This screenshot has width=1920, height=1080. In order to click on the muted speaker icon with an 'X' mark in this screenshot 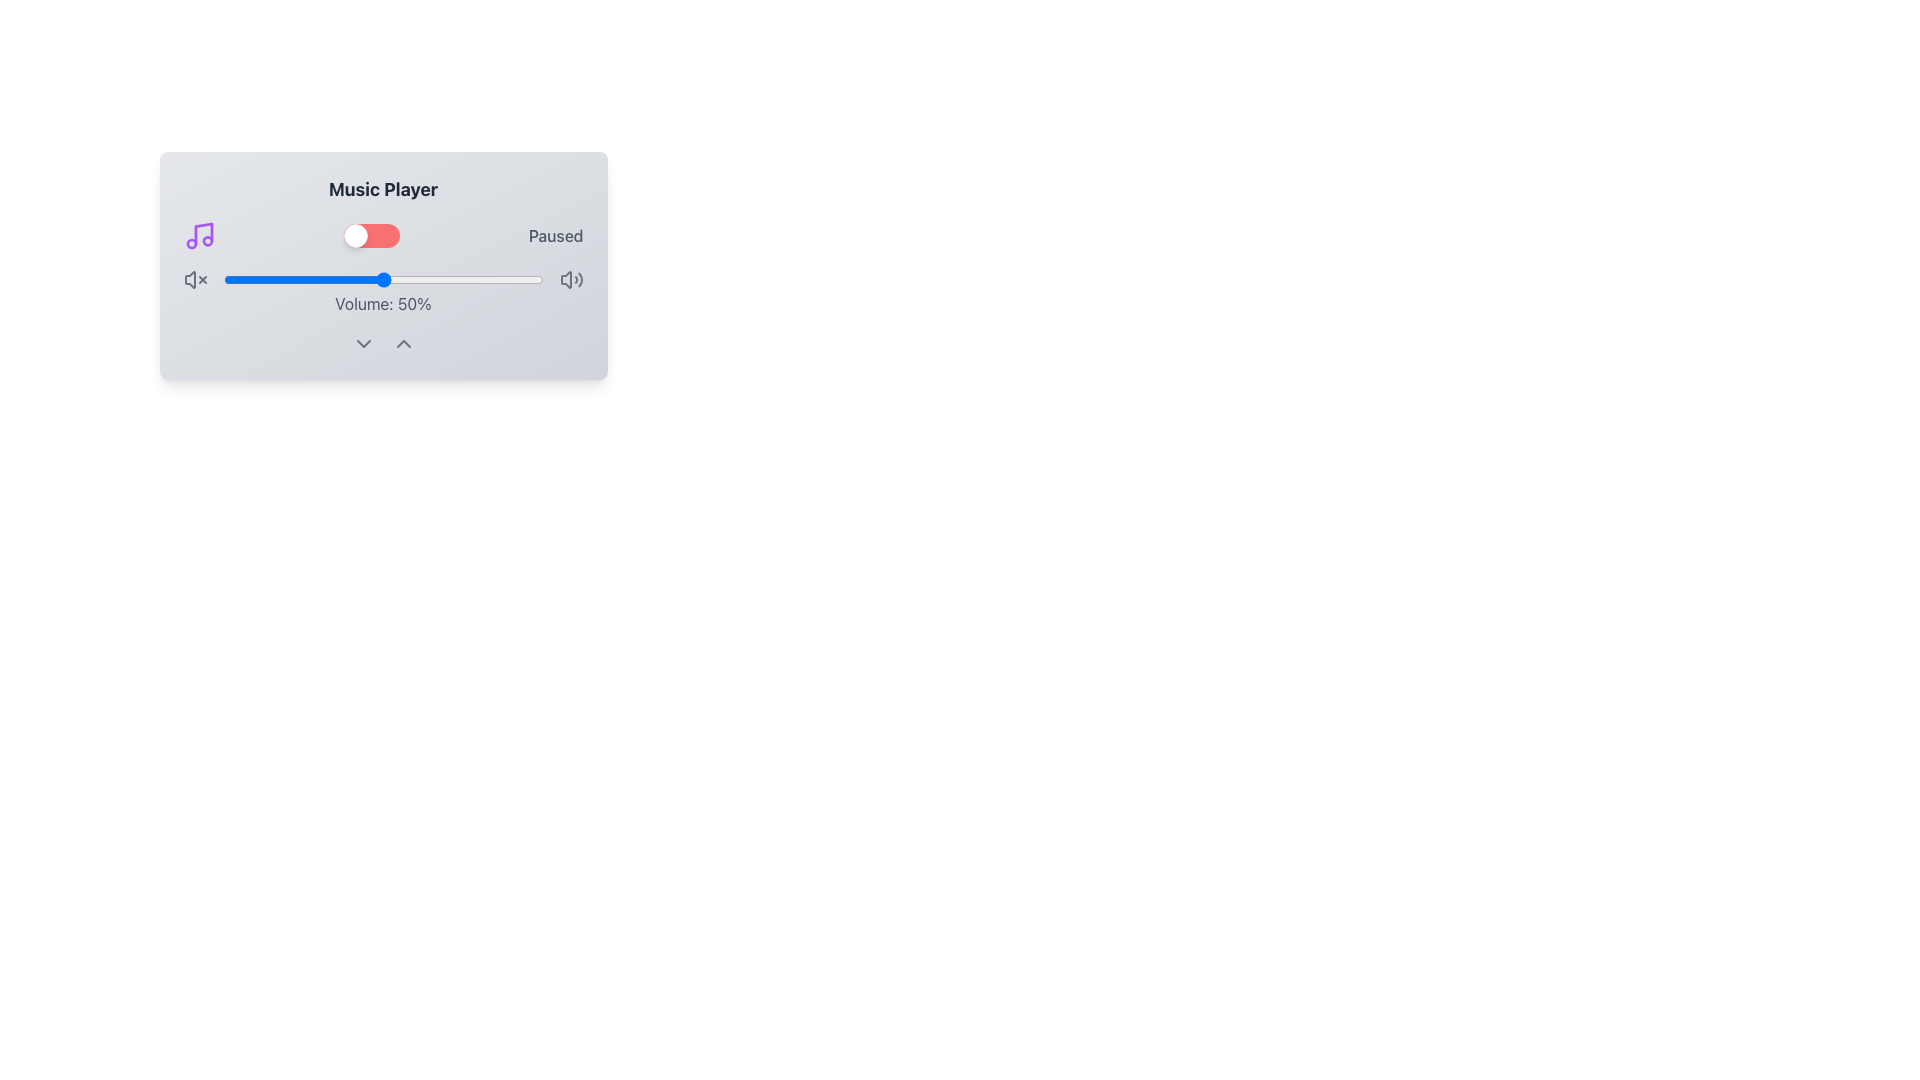, I will do `click(195, 280)`.